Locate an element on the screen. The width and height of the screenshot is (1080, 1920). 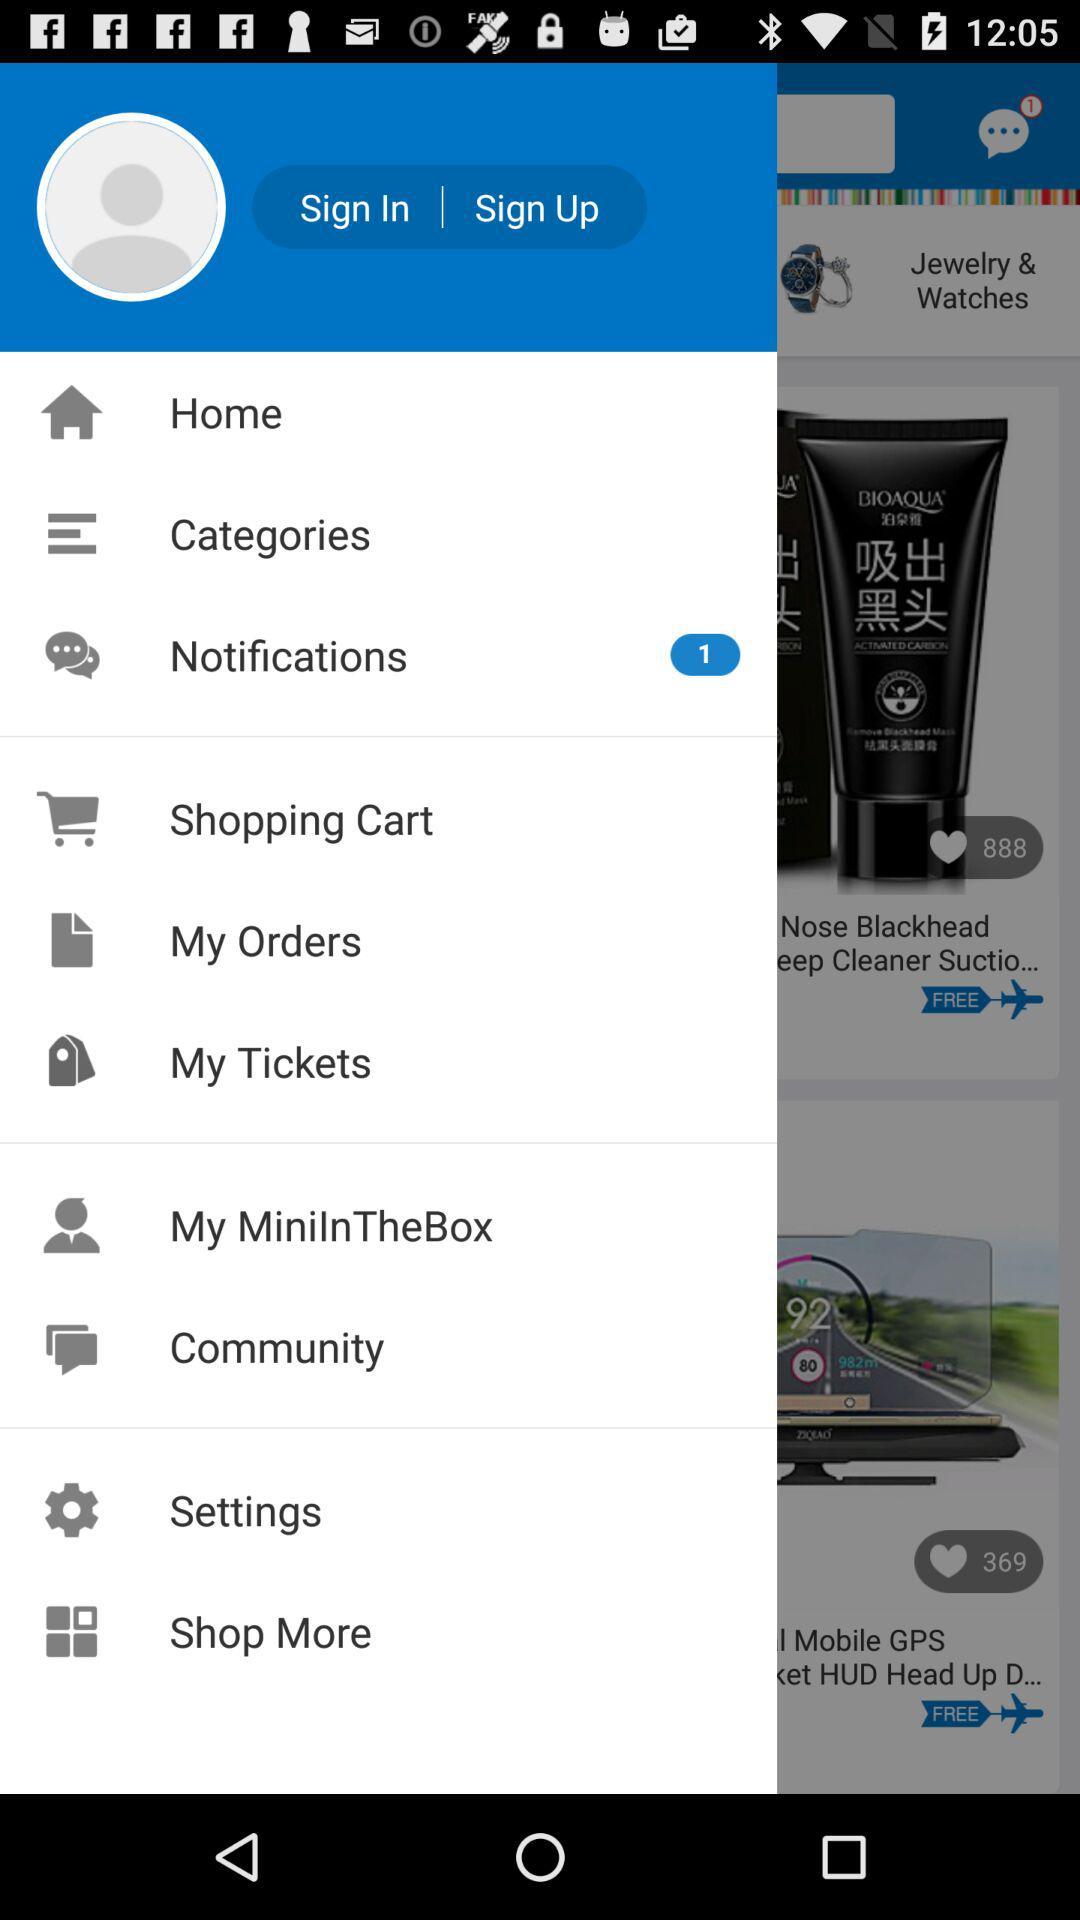
the chat icon is located at coordinates (1003, 142).